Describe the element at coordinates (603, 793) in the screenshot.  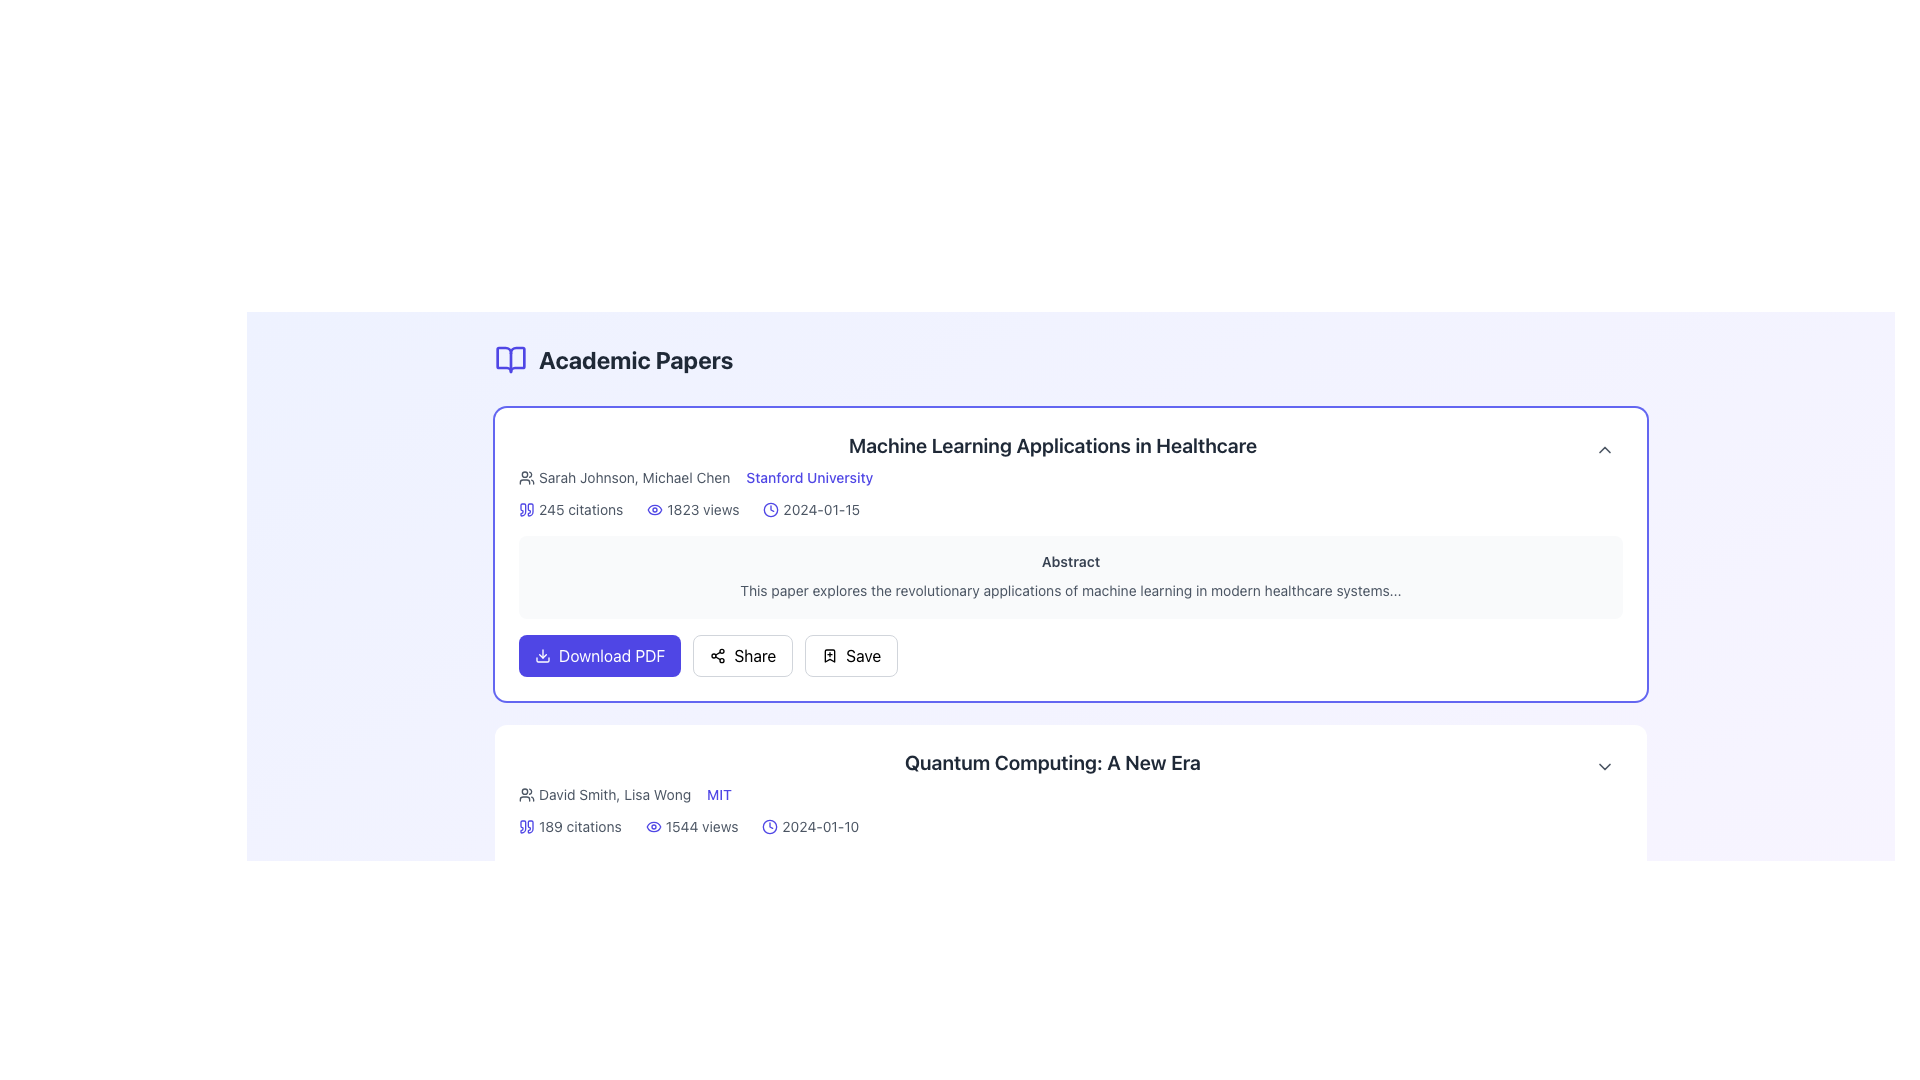
I see `the text label displaying 'David Smith, Lisa Wong' which is styled in grayish color and positioned after a group icon, located in the bottom section of the interface under 'Quantum Computing: A New Era'` at that location.